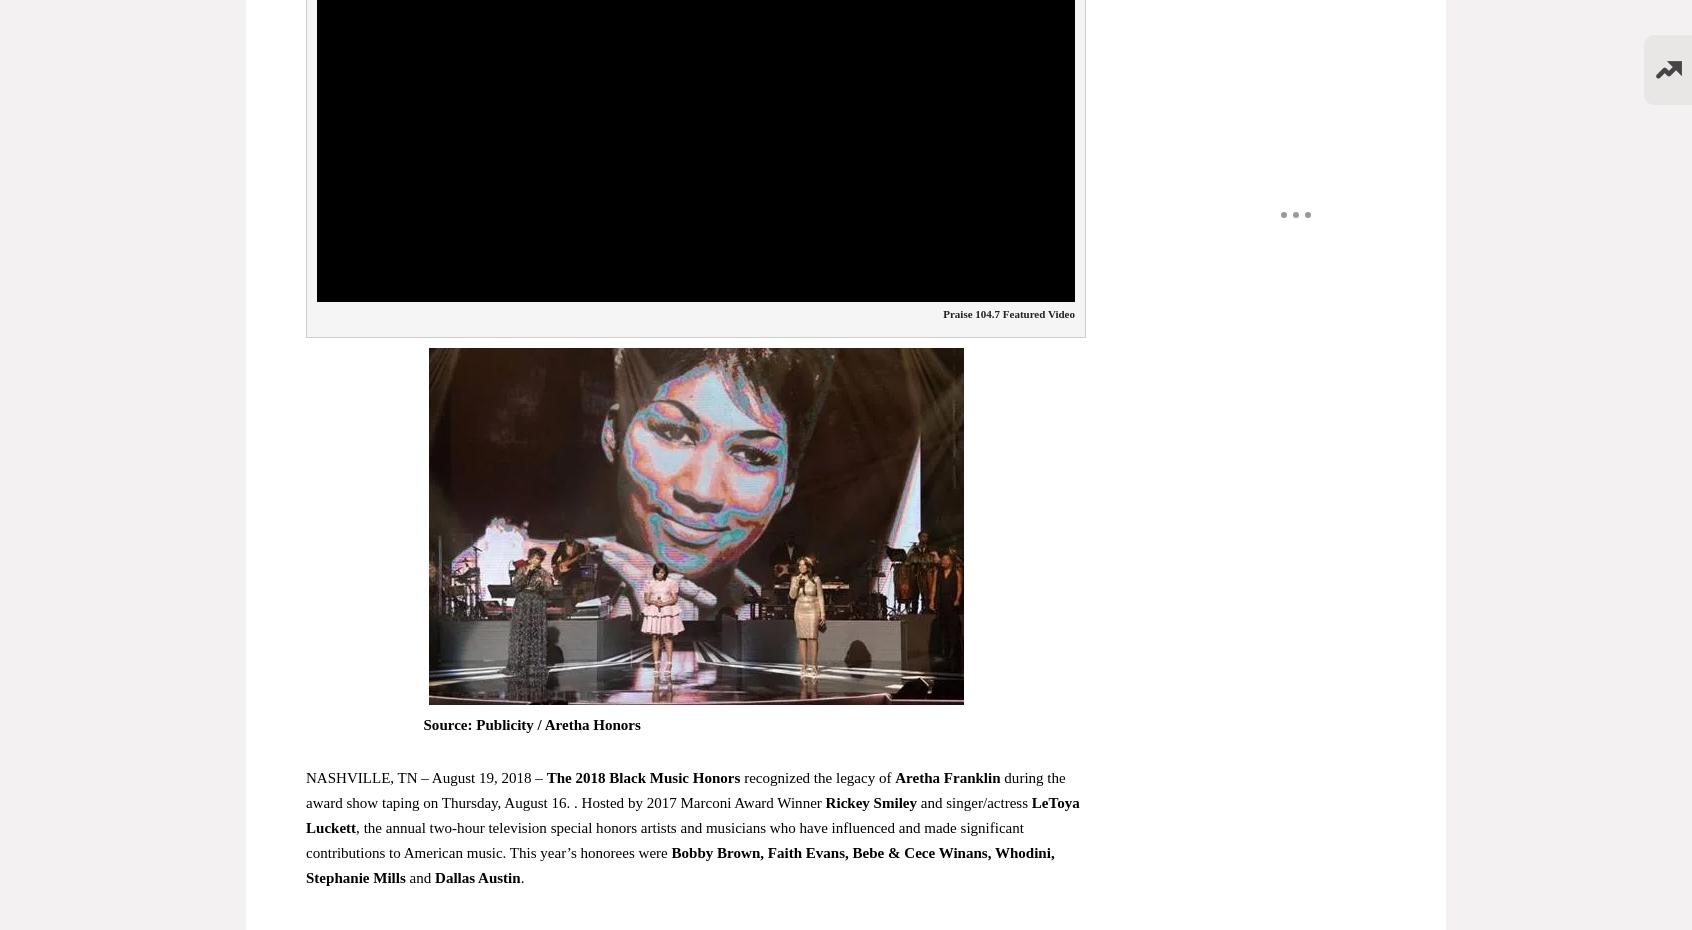 Image resolution: width=1692 pixels, height=930 pixels. What do you see at coordinates (947, 777) in the screenshot?
I see `'Aretha Franklin'` at bounding box center [947, 777].